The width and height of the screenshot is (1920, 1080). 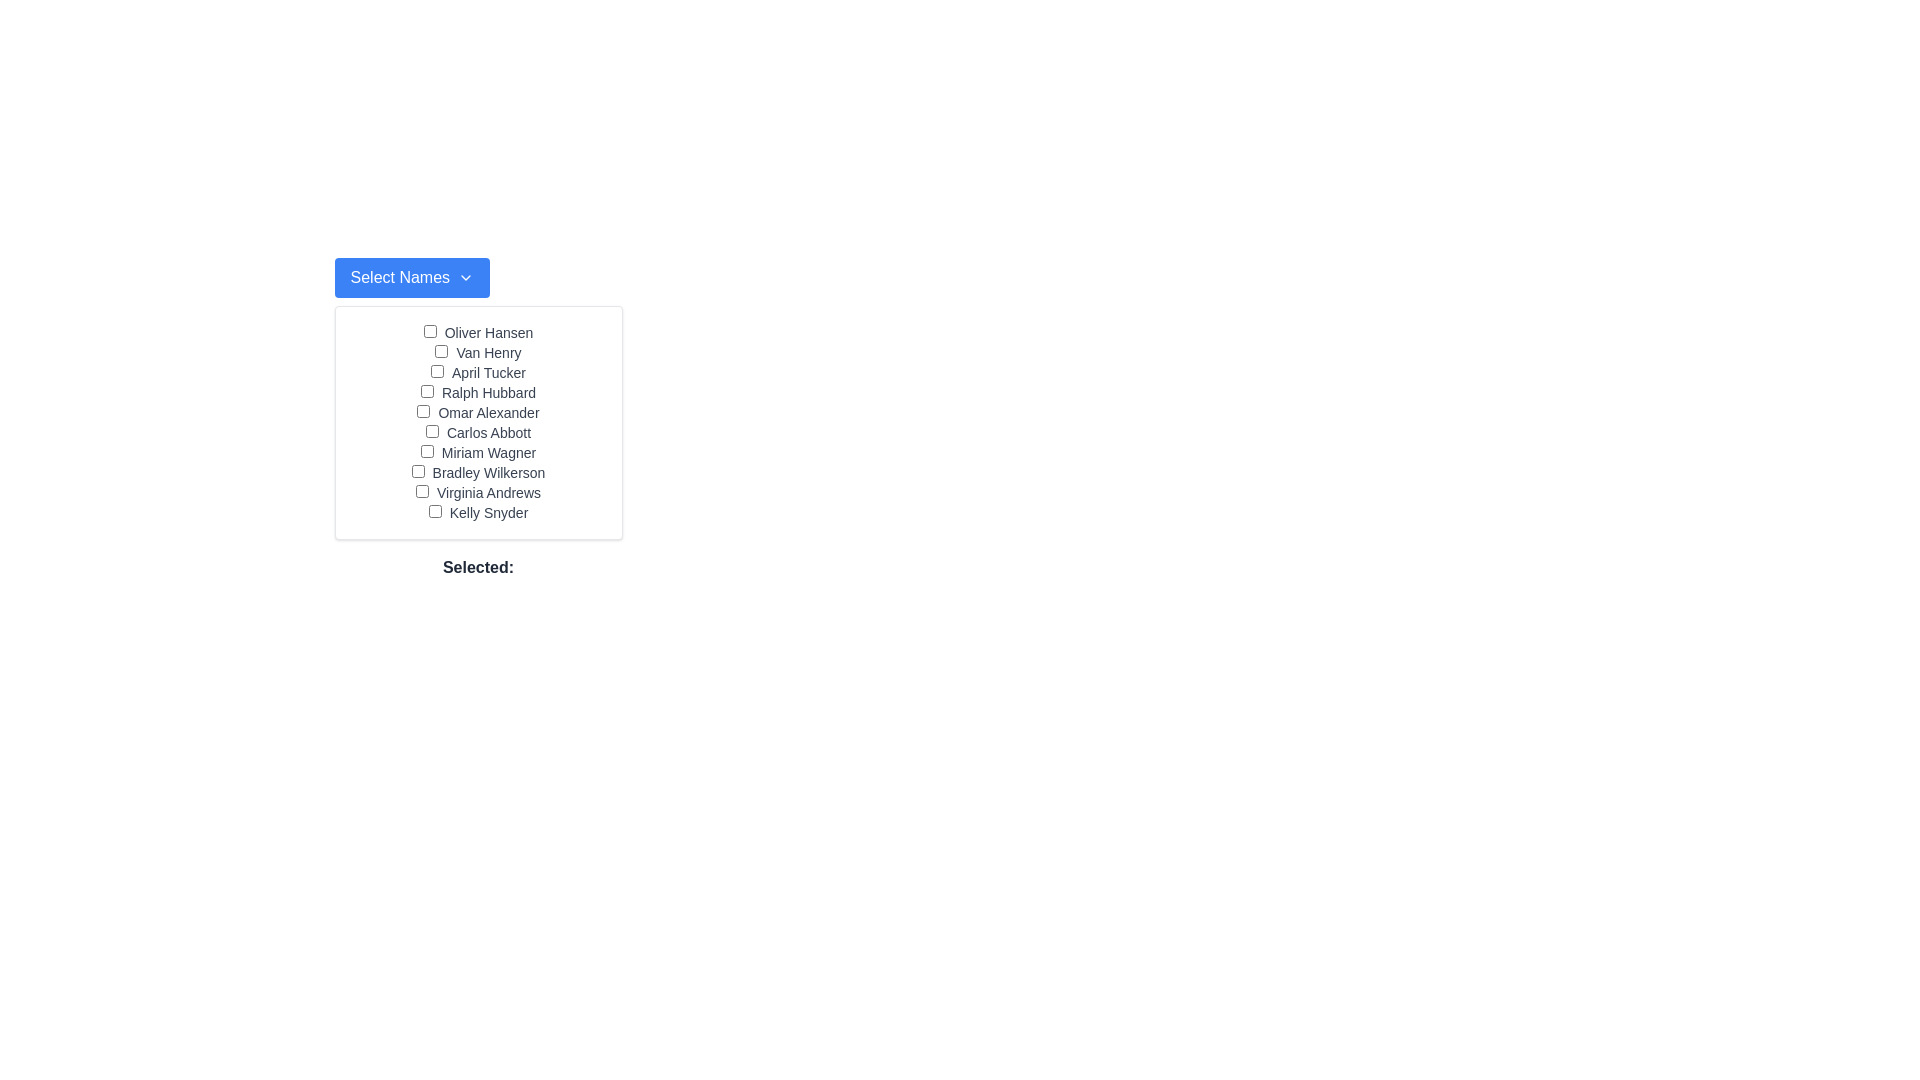 What do you see at coordinates (465, 277) in the screenshot?
I see `blue button containing the chevron icon, which indicates the expandability of the associated dropdown menu, positioned to the right of the text 'Select Names'` at bounding box center [465, 277].